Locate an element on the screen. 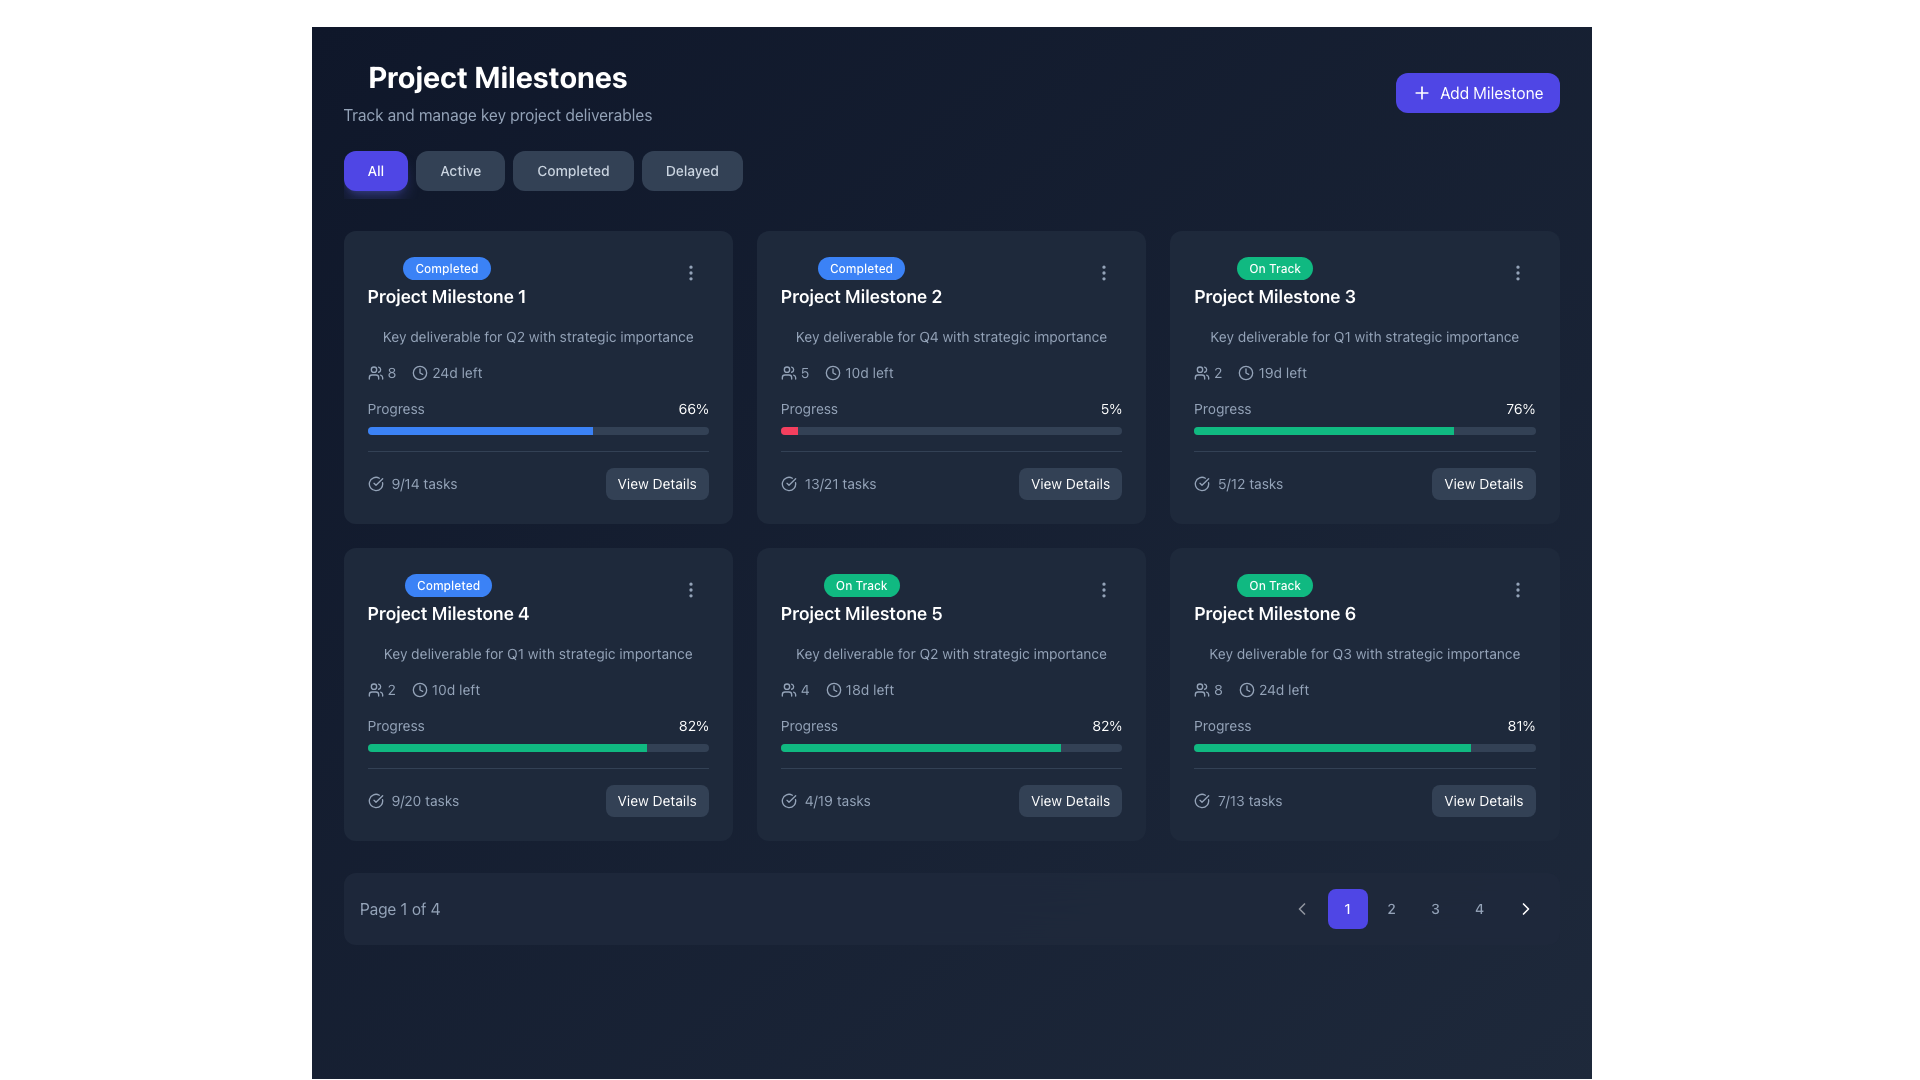 The image size is (1920, 1080). the small, rounded button labeled '2' in the pagination control section is located at coordinates (1390, 909).